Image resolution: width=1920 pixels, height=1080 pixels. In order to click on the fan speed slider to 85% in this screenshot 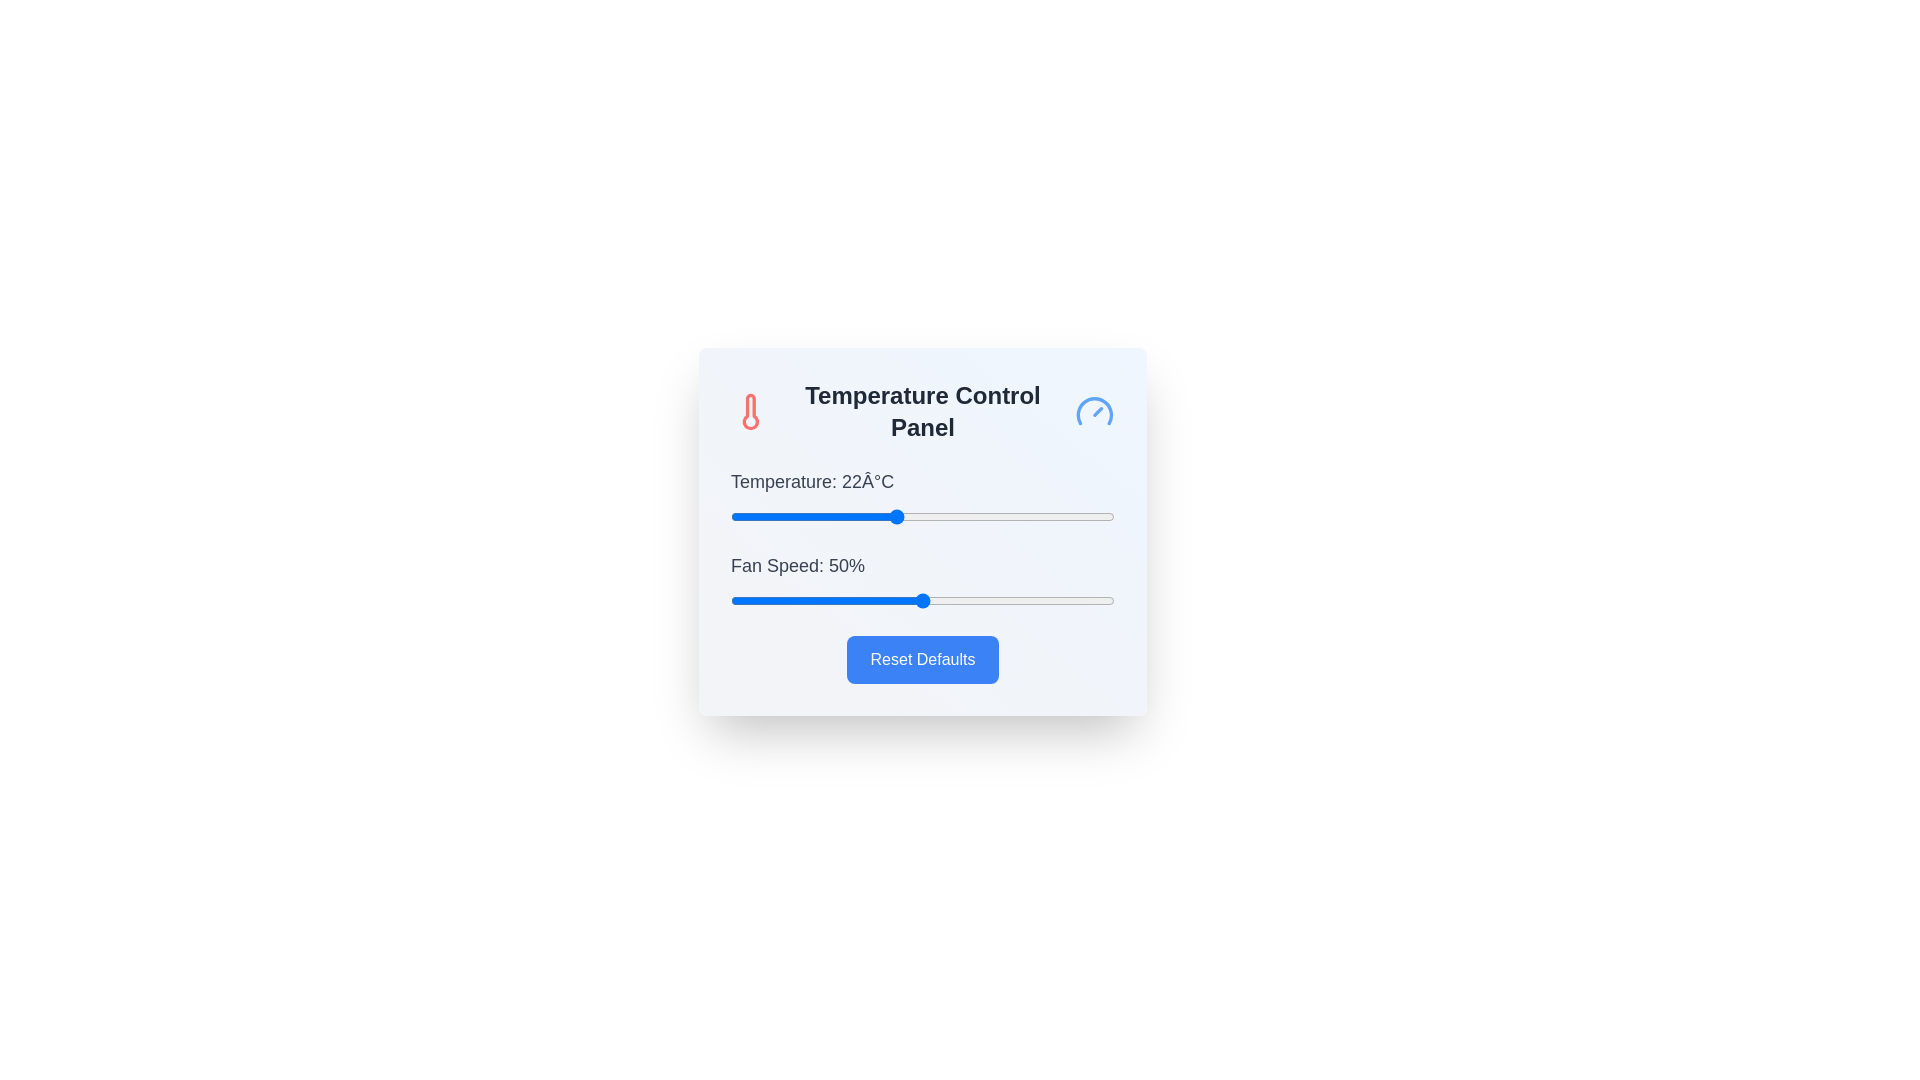, I will do `click(1056, 600)`.